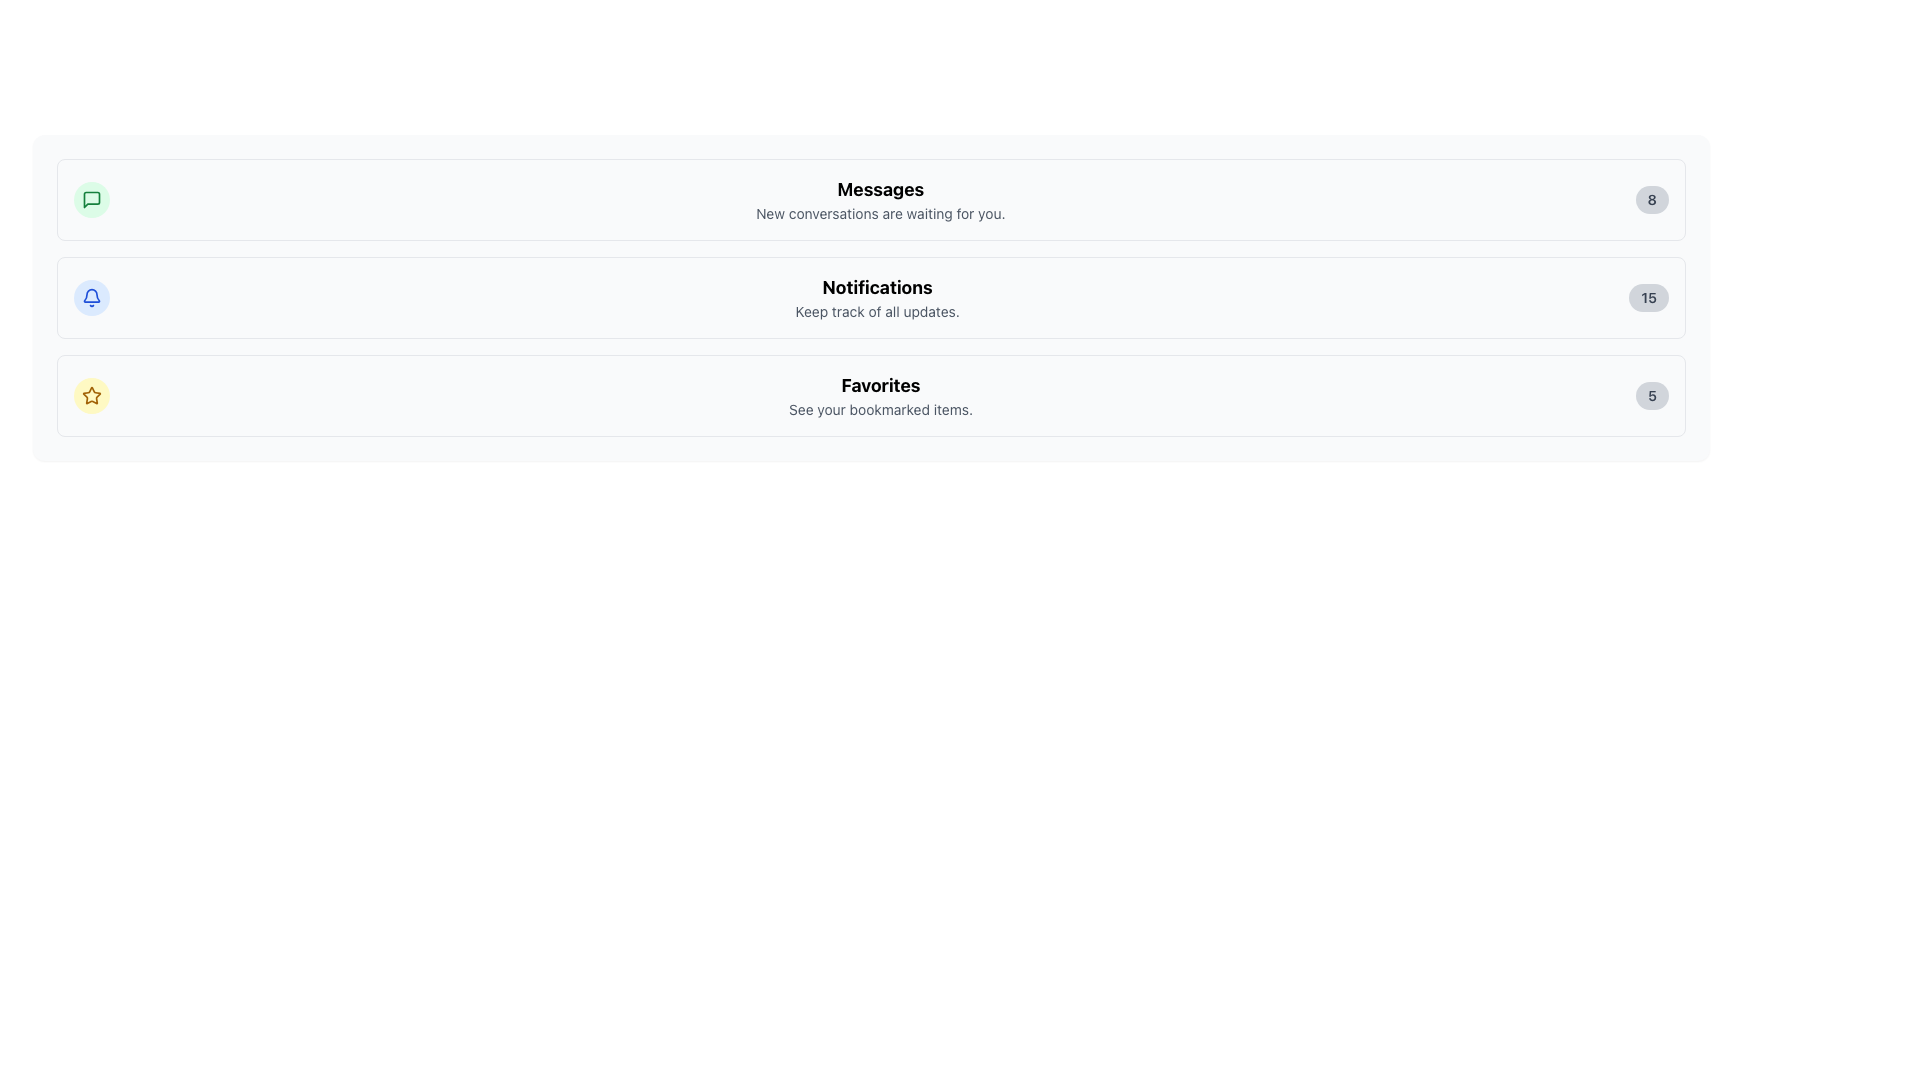  Describe the element at coordinates (880, 385) in the screenshot. I see `the 'Favorites' header text element` at that location.